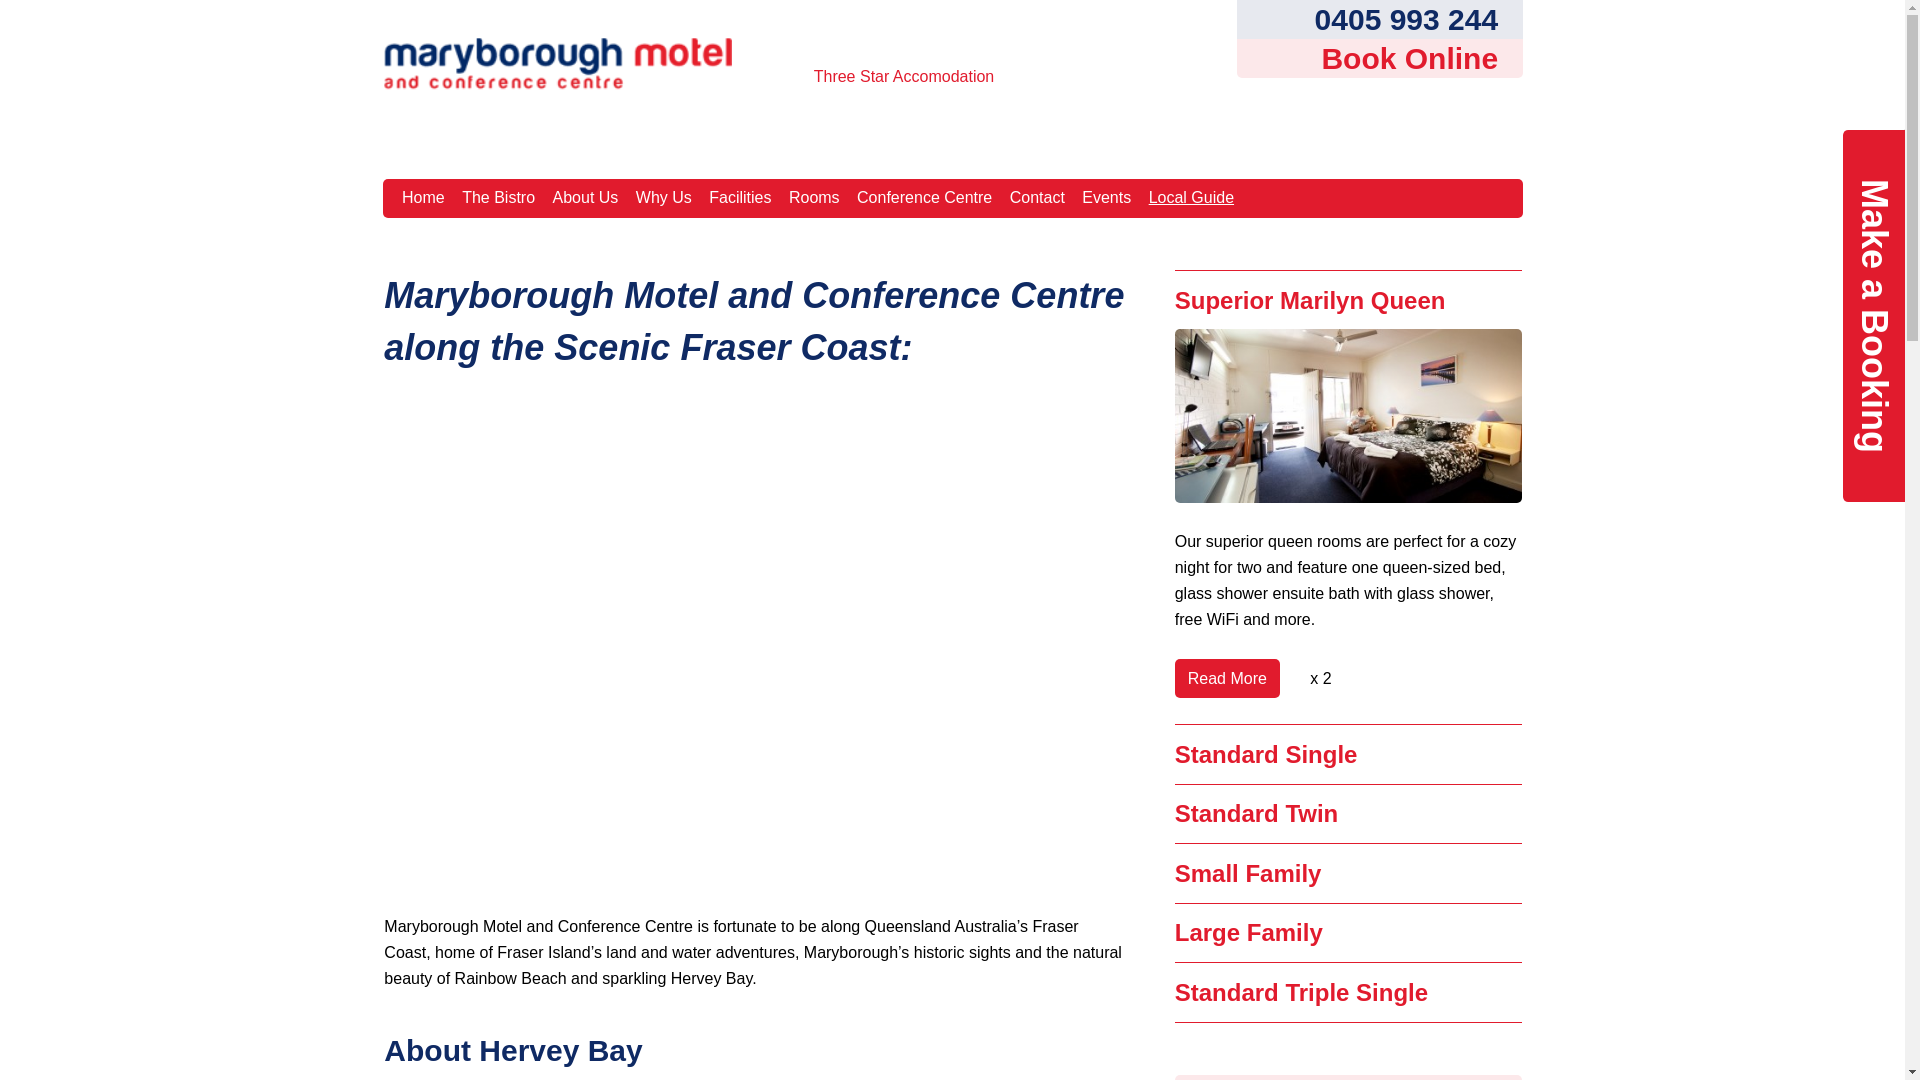  What do you see at coordinates (1301, 992) in the screenshot?
I see `'Standard Triple Single'` at bounding box center [1301, 992].